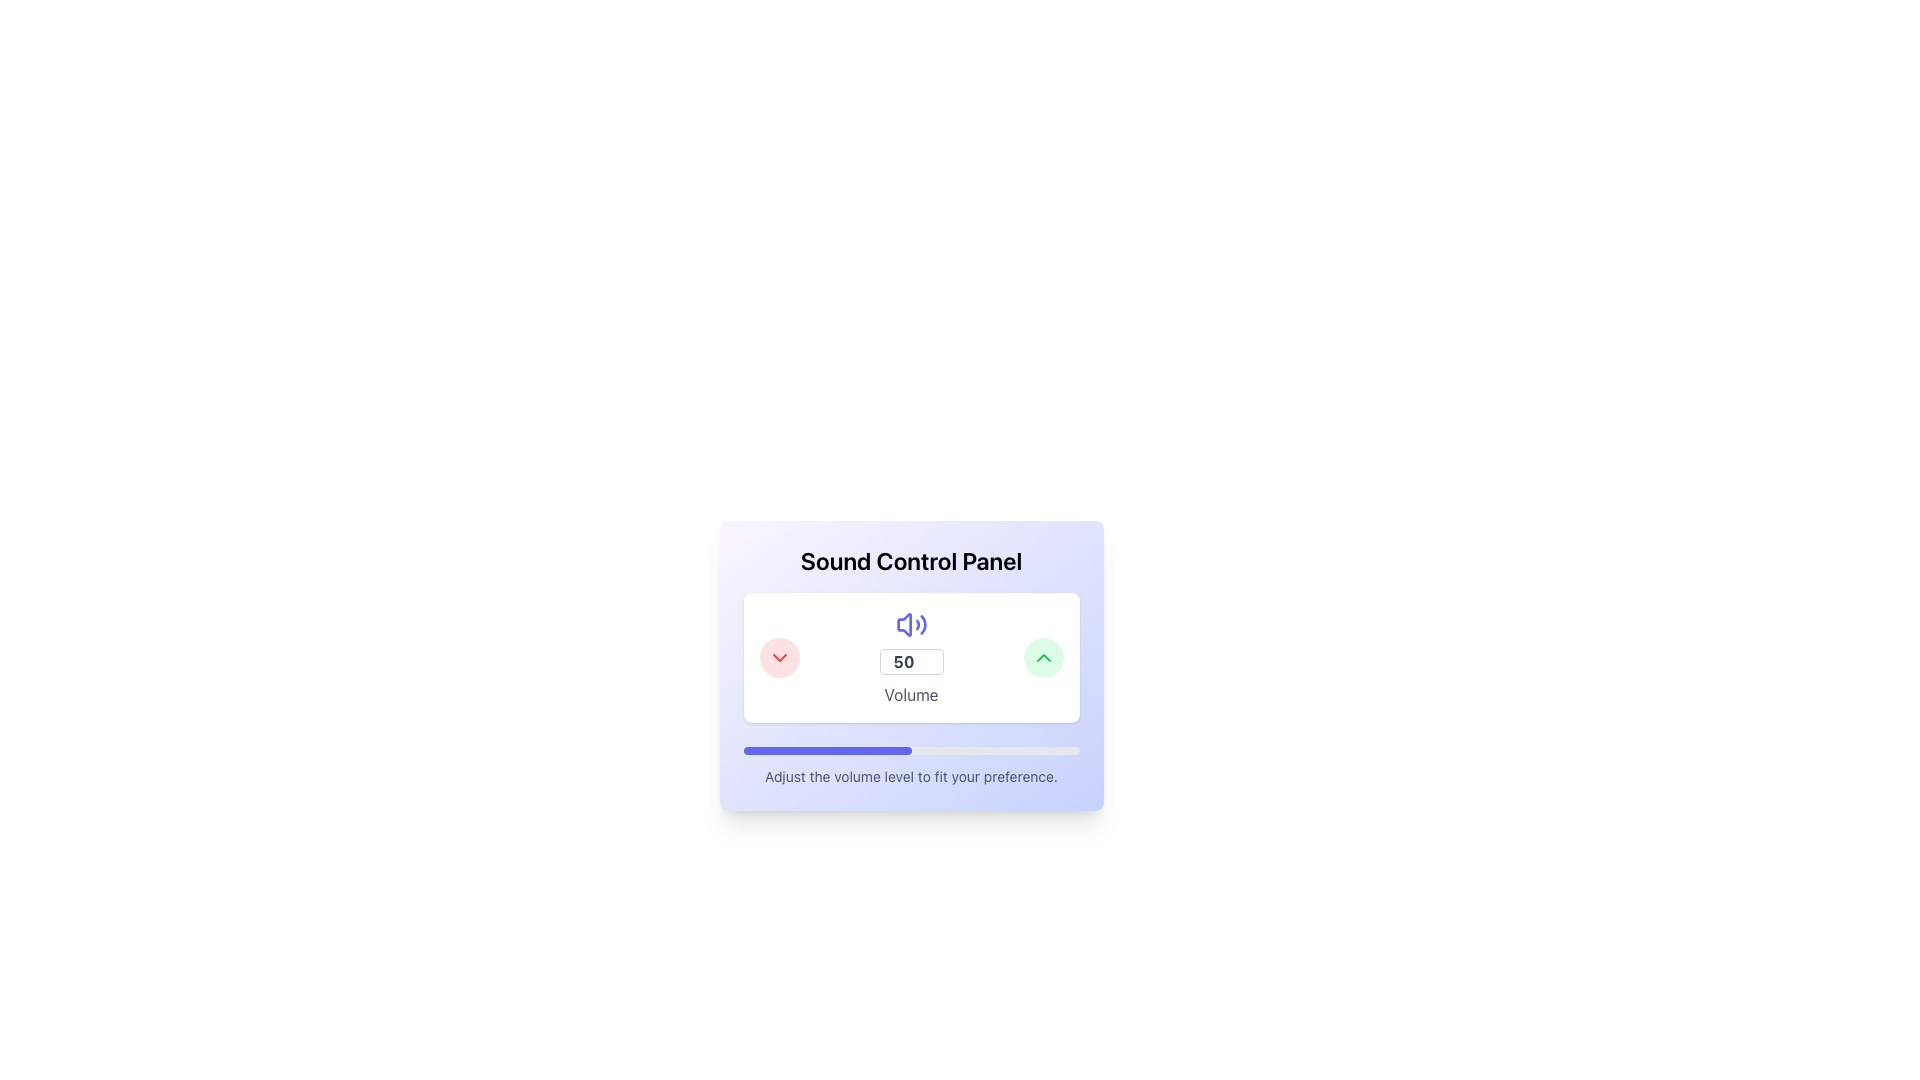  Describe the element at coordinates (1042, 658) in the screenshot. I see `the volume increase button located in the top-right region of the 'Sound Control Panel' UI, which has an upward chevron design` at that location.